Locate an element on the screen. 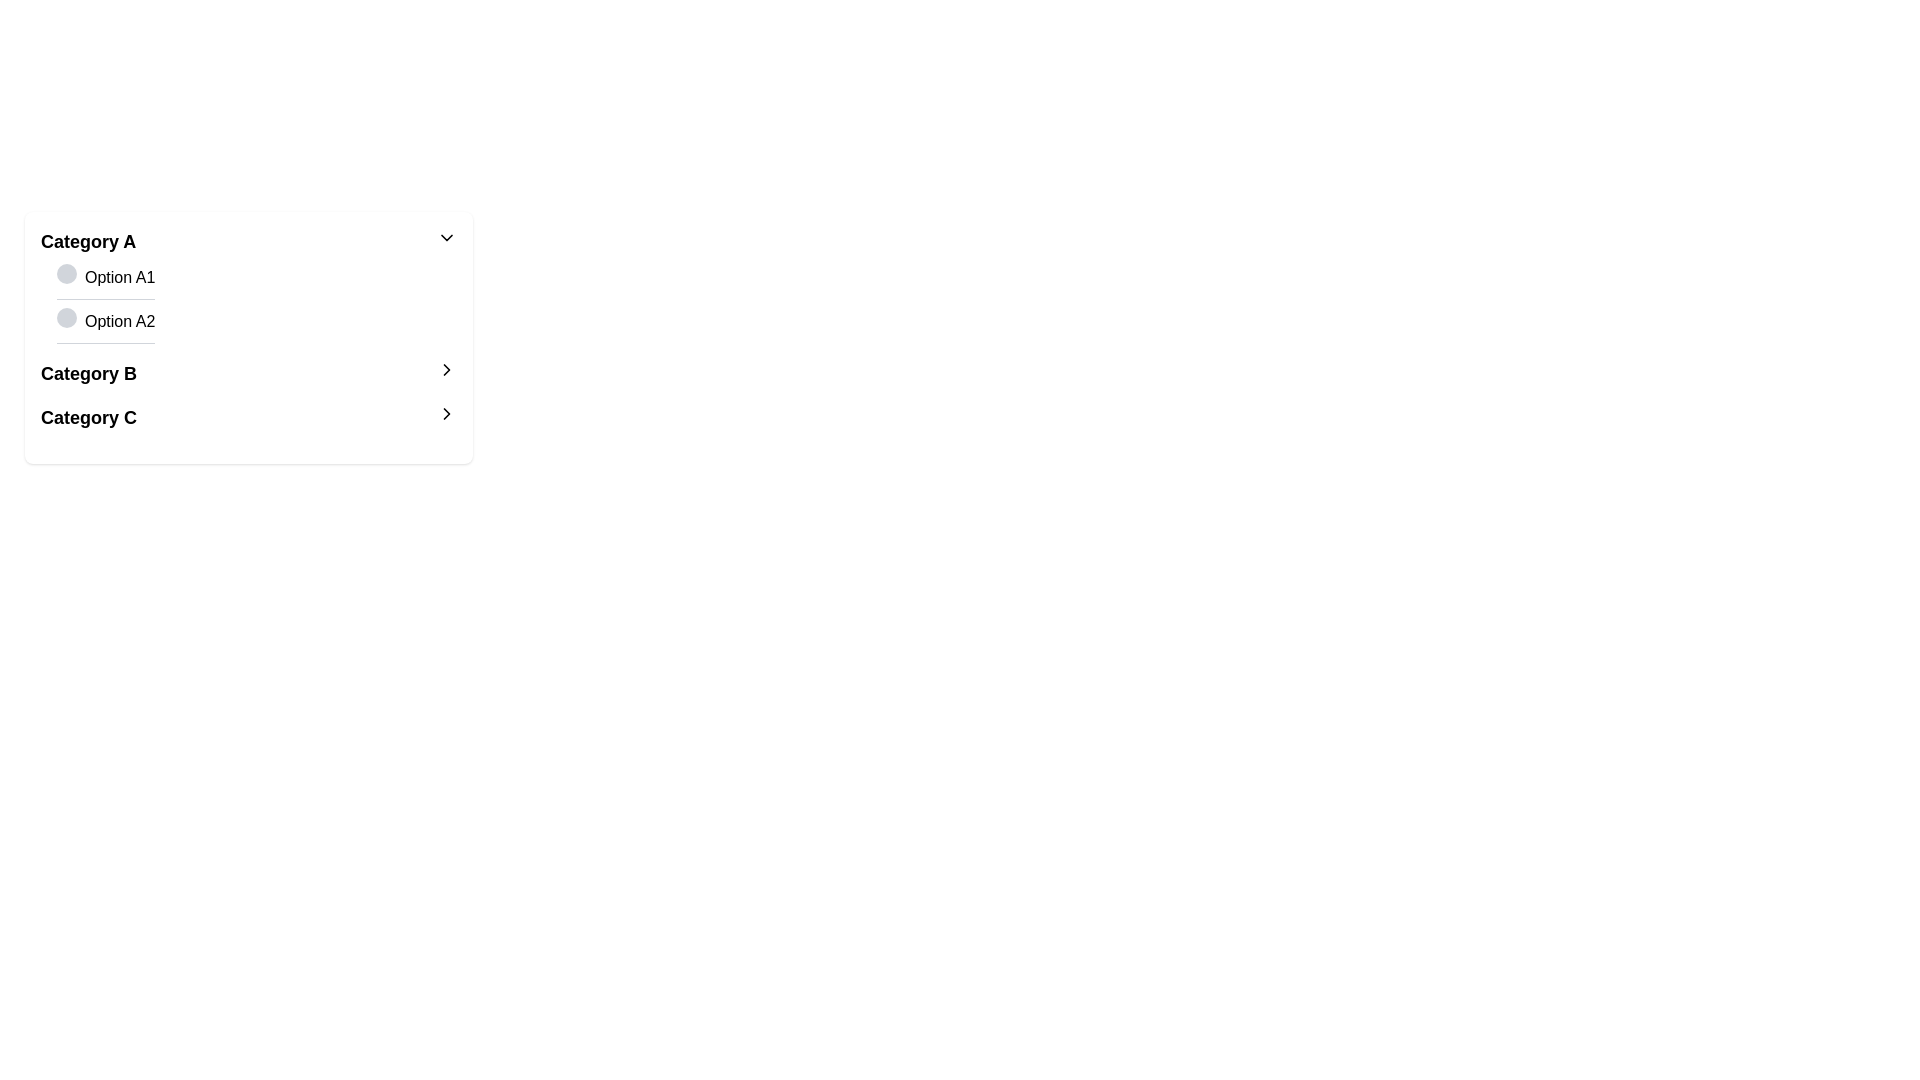 This screenshot has height=1080, width=1920. the unselected radio button labeled 'Option A2' is located at coordinates (256, 325).